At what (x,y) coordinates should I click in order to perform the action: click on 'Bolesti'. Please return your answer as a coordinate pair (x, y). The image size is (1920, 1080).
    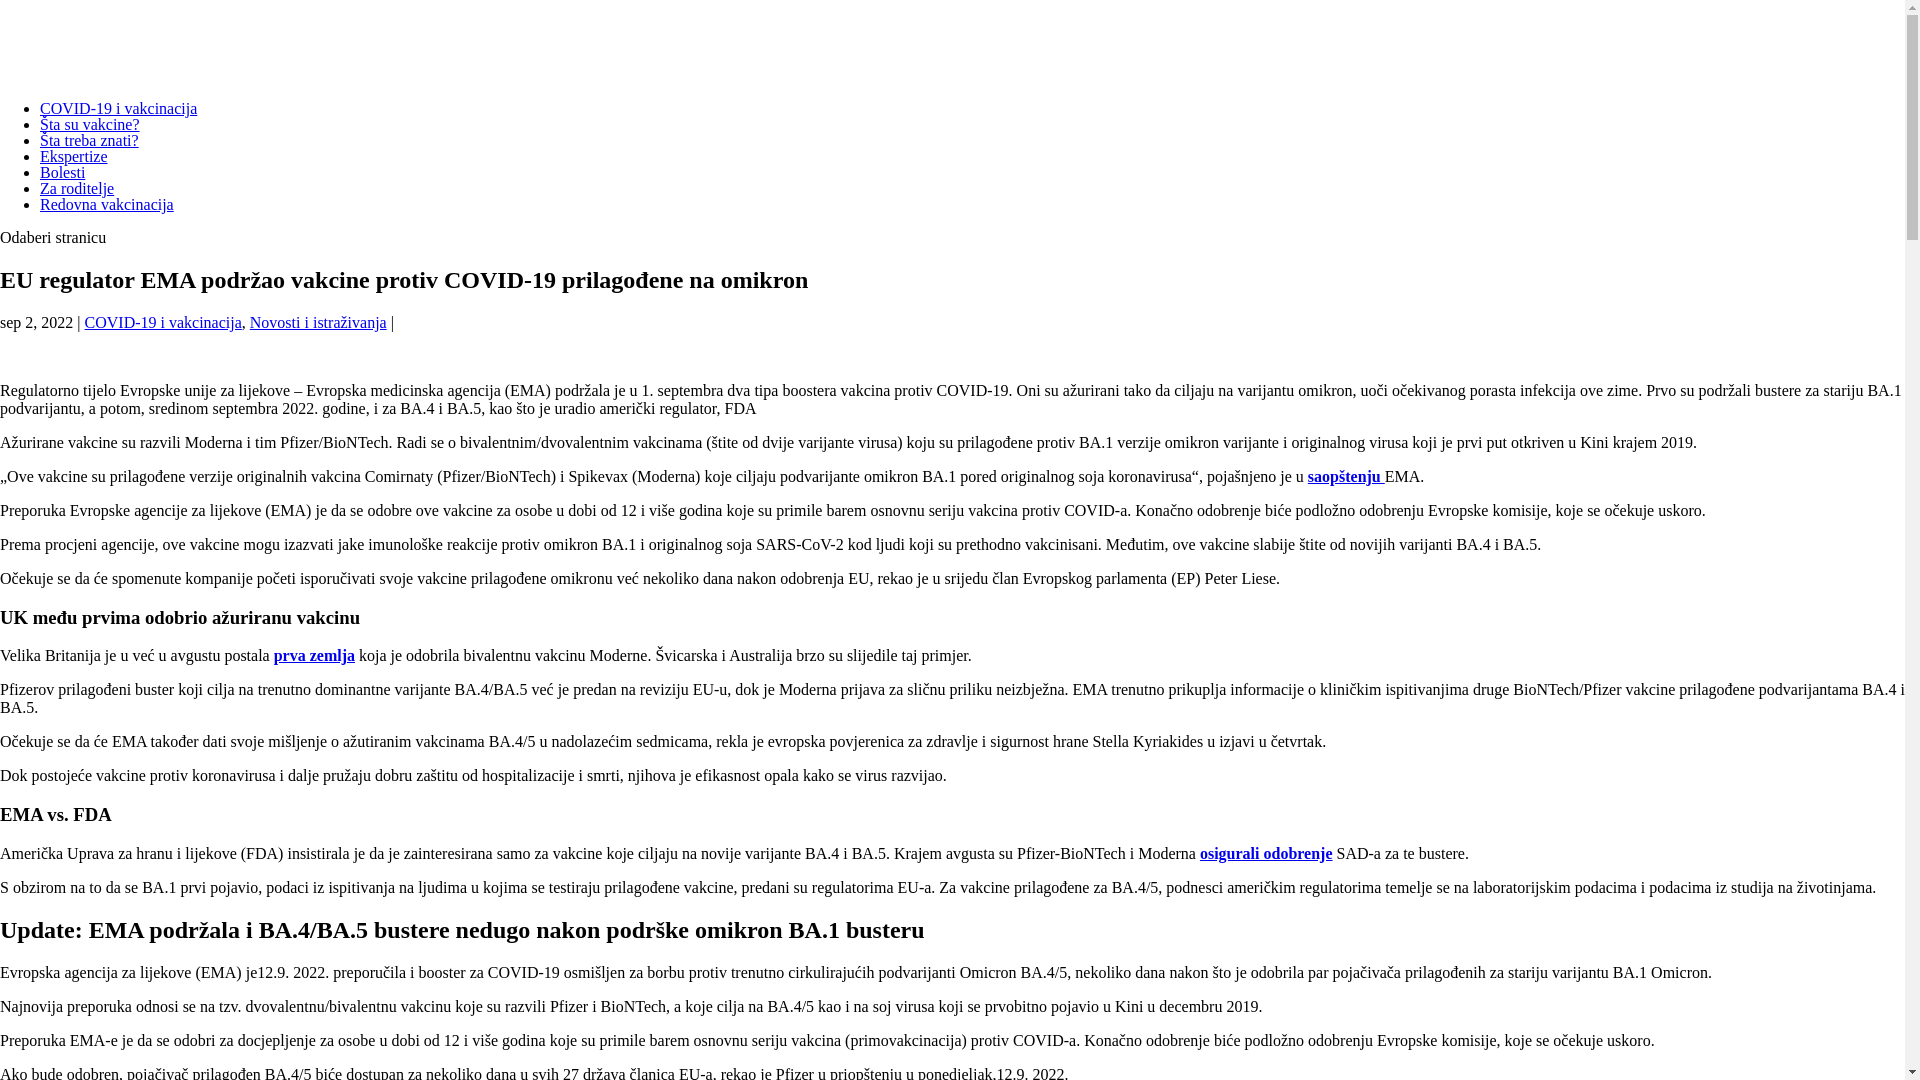
    Looking at the image, I should click on (62, 171).